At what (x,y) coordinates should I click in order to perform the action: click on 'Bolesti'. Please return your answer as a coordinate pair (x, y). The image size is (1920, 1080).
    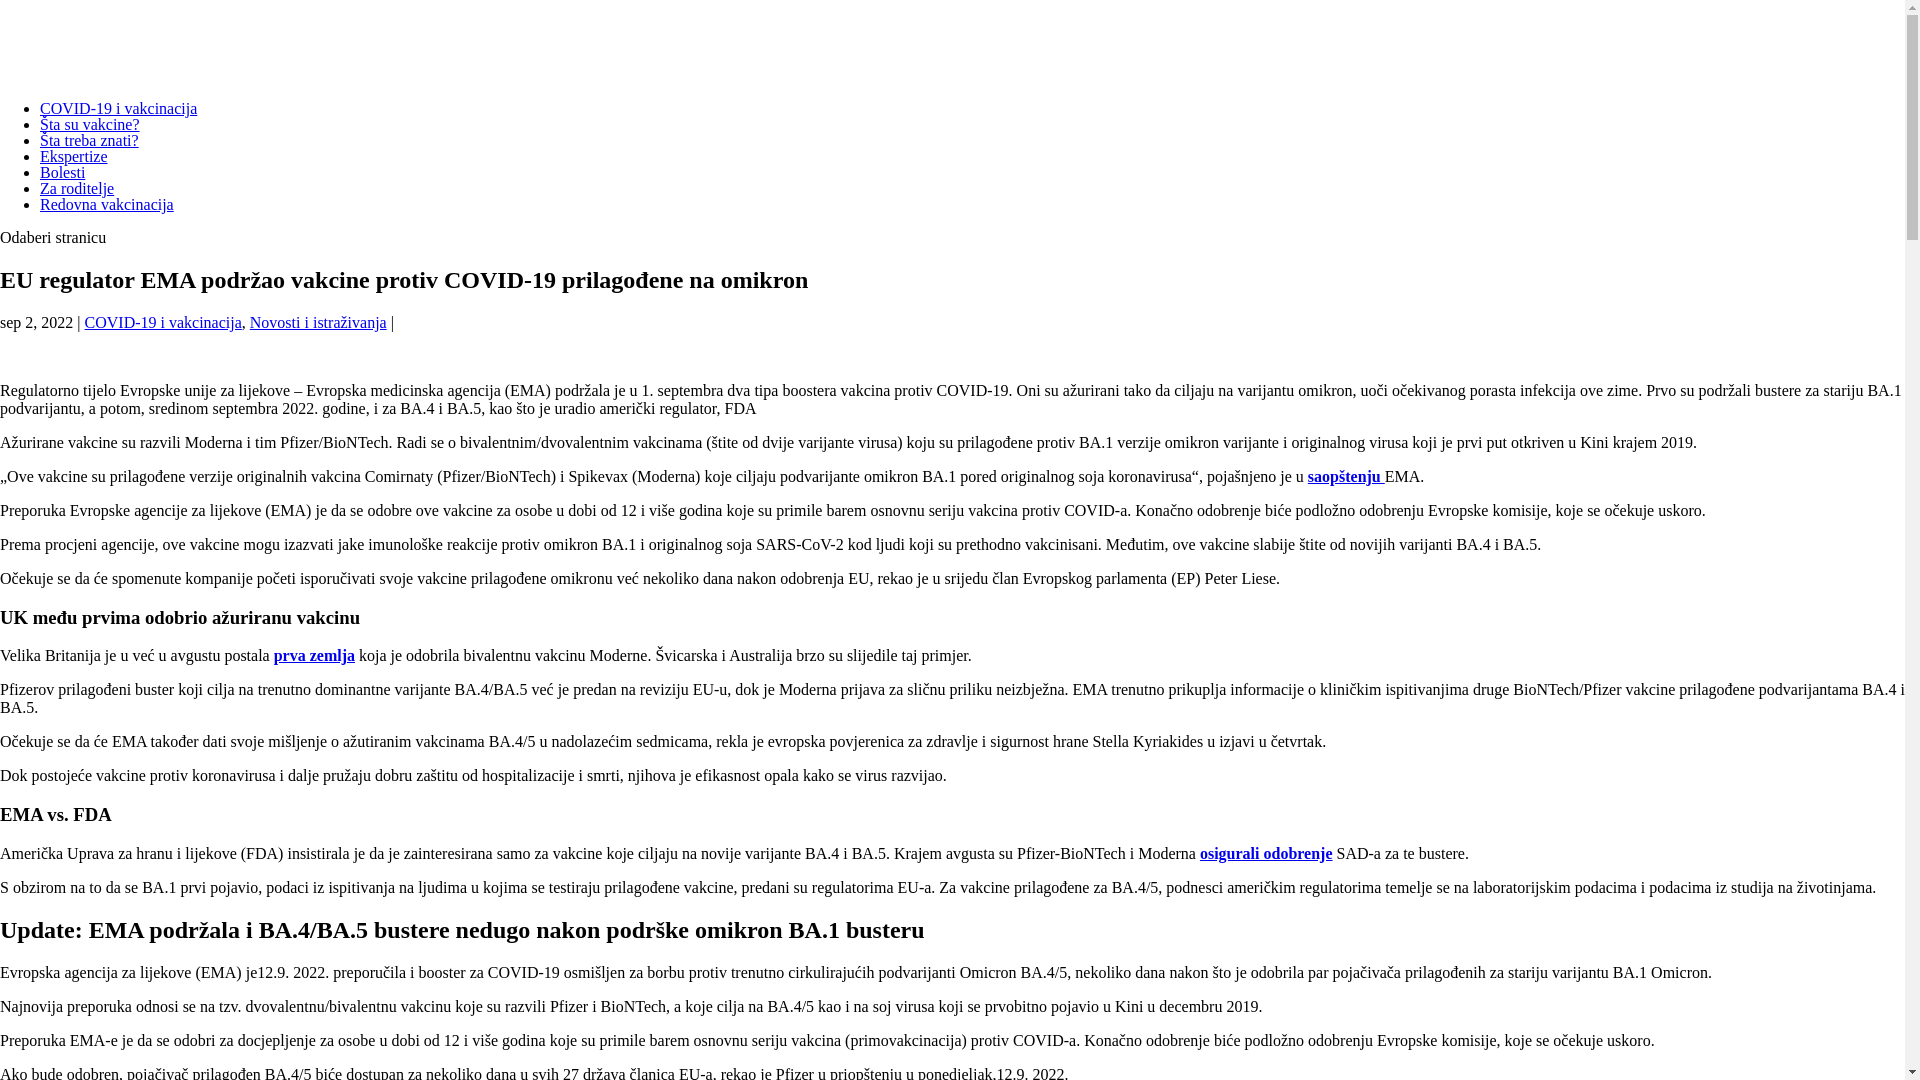
    Looking at the image, I should click on (62, 171).